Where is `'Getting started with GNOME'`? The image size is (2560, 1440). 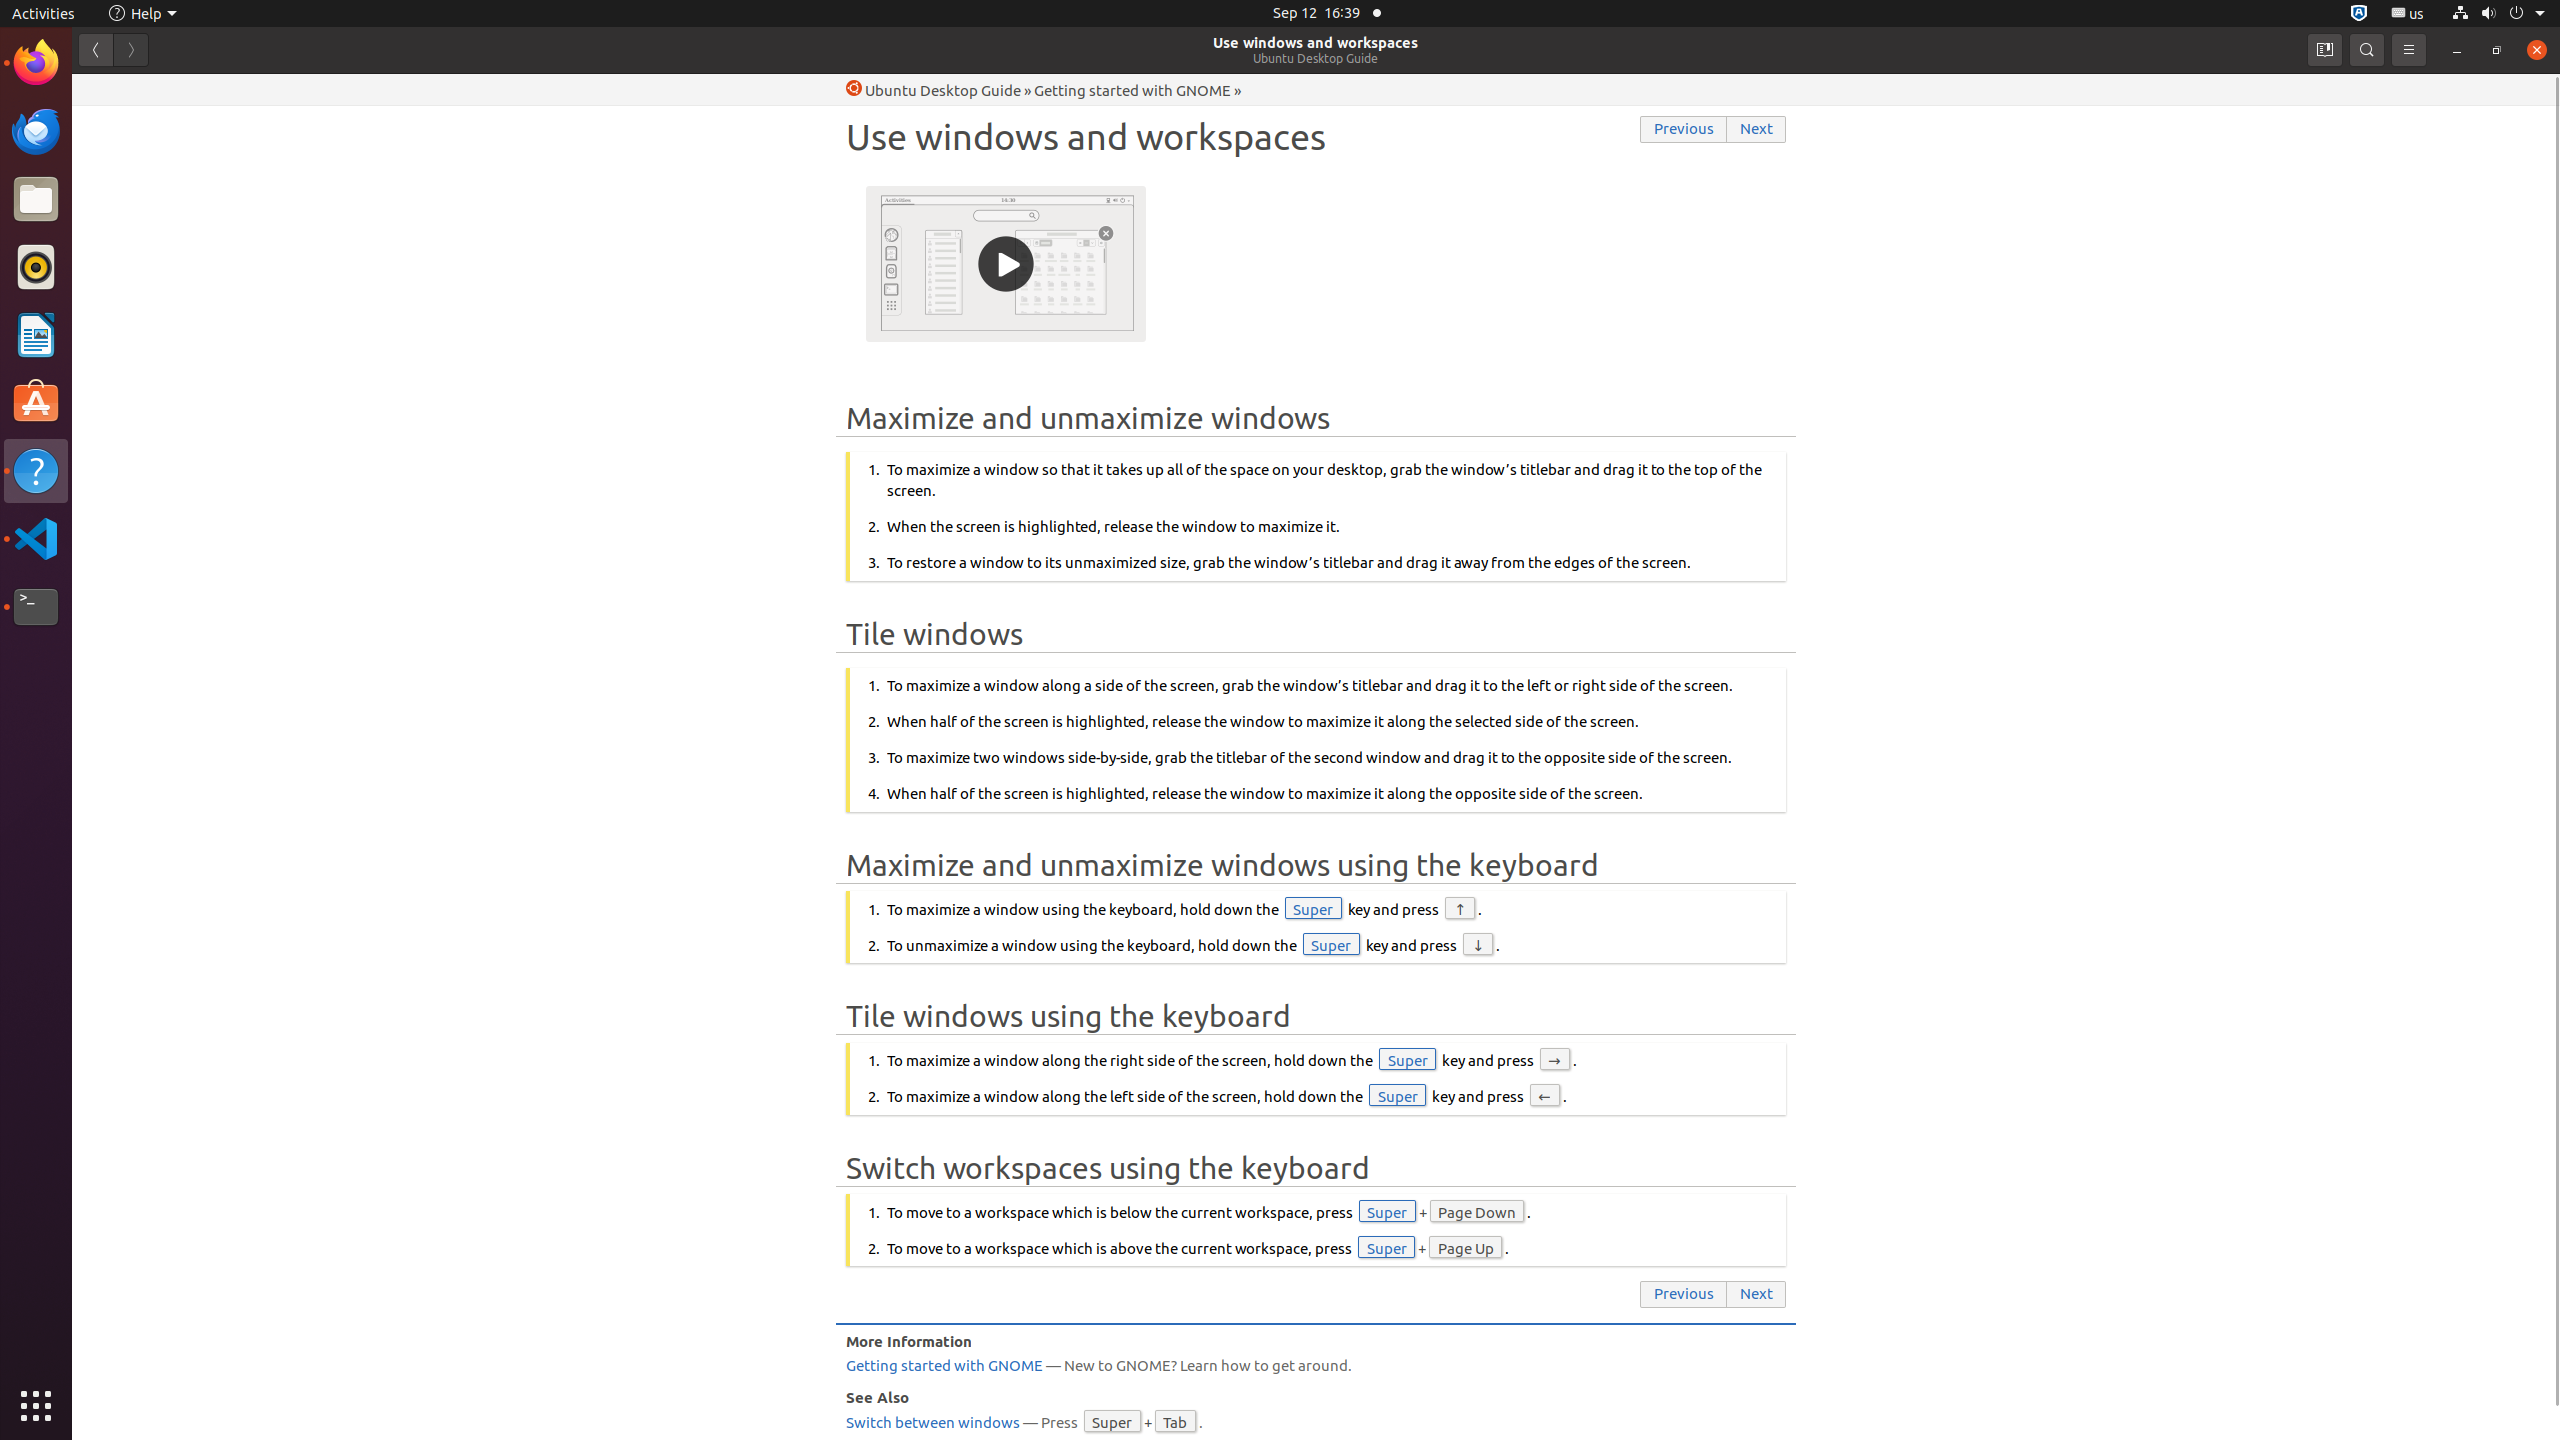 'Getting started with GNOME' is located at coordinates (1132, 89).